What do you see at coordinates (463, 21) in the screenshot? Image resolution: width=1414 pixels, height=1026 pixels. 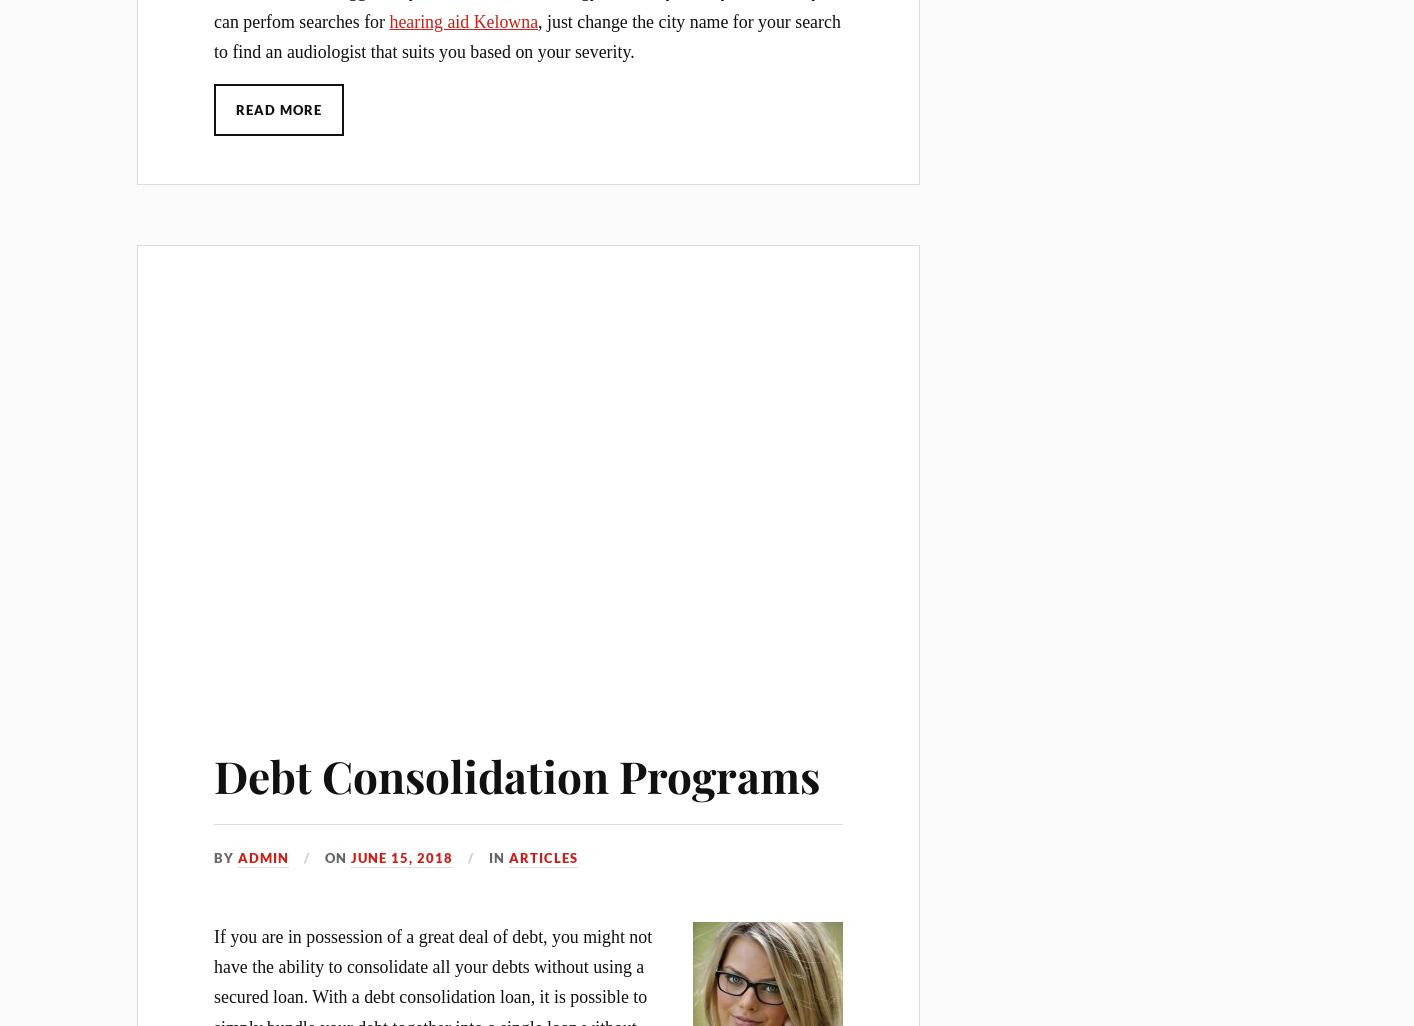 I see `'hearing aid Kelowna'` at bounding box center [463, 21].